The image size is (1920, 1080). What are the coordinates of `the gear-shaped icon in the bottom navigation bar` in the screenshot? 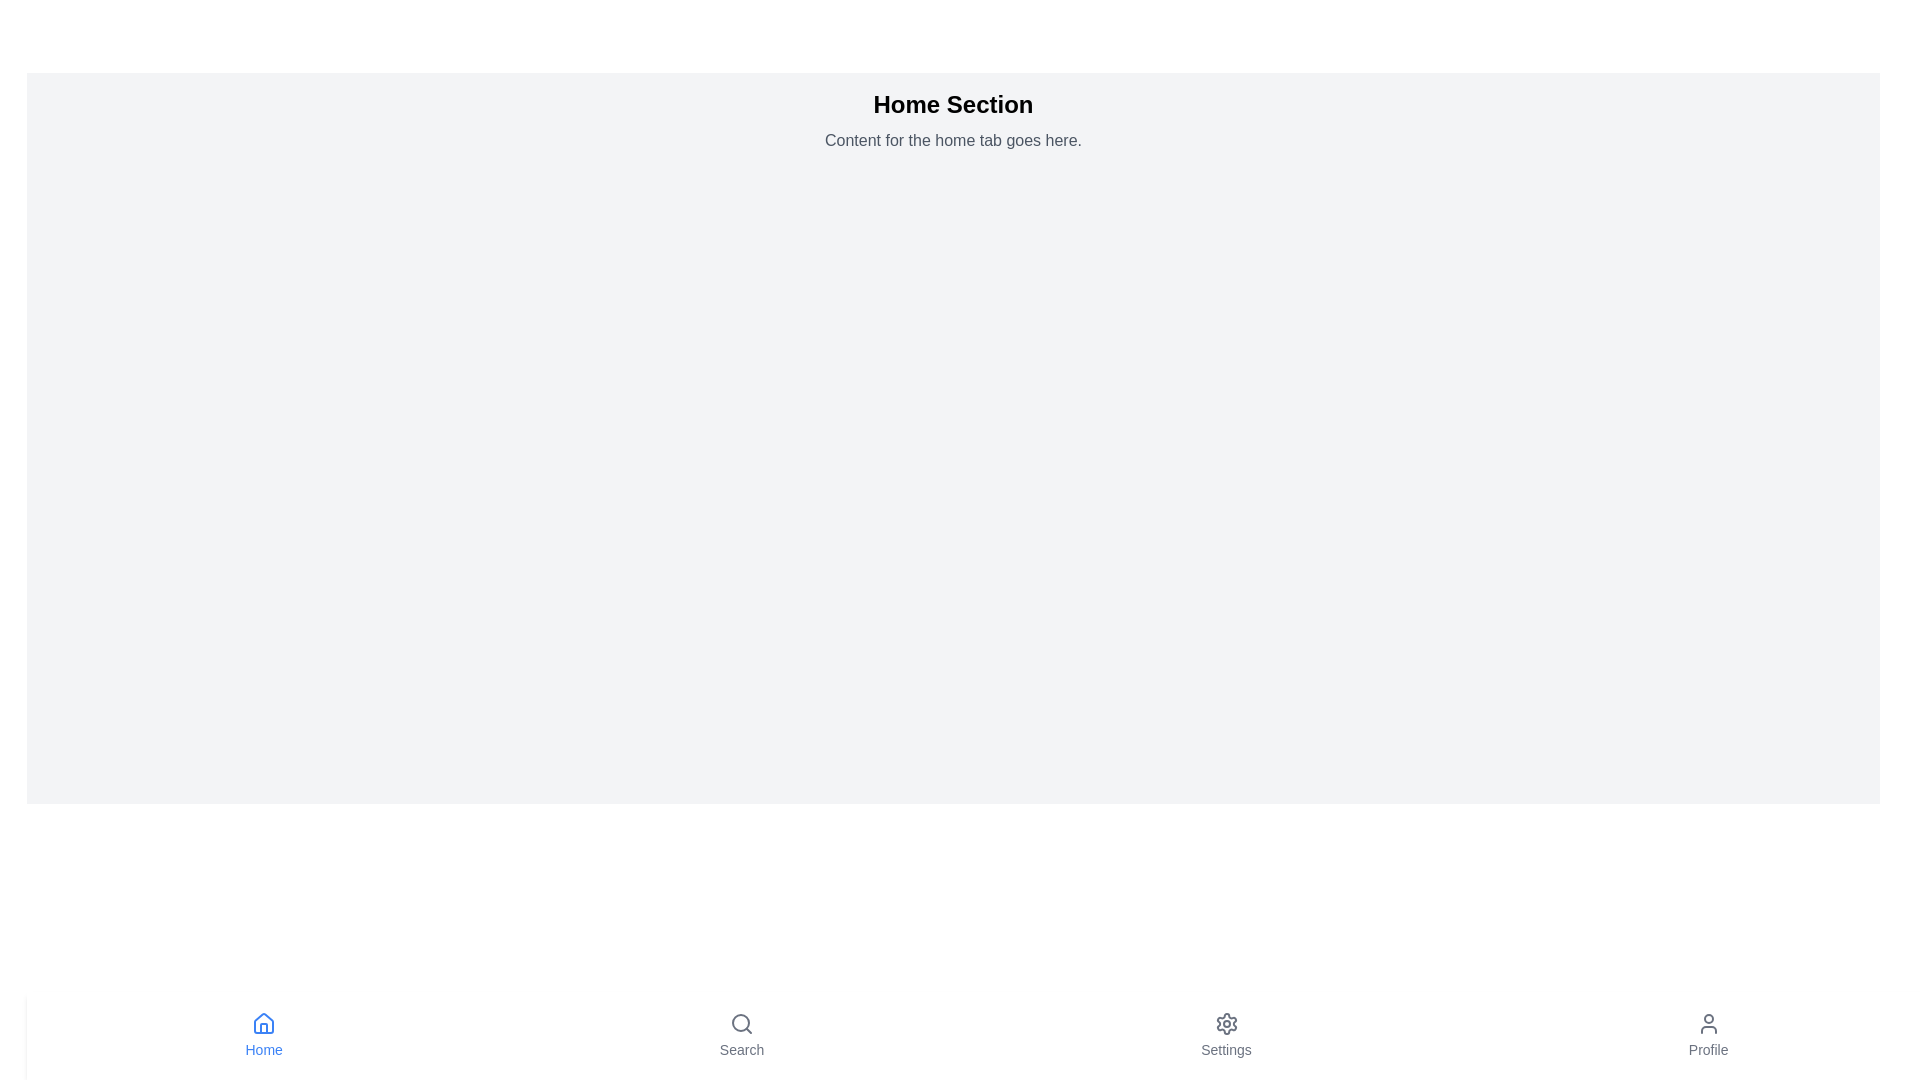 It's located at (1225, 1023).